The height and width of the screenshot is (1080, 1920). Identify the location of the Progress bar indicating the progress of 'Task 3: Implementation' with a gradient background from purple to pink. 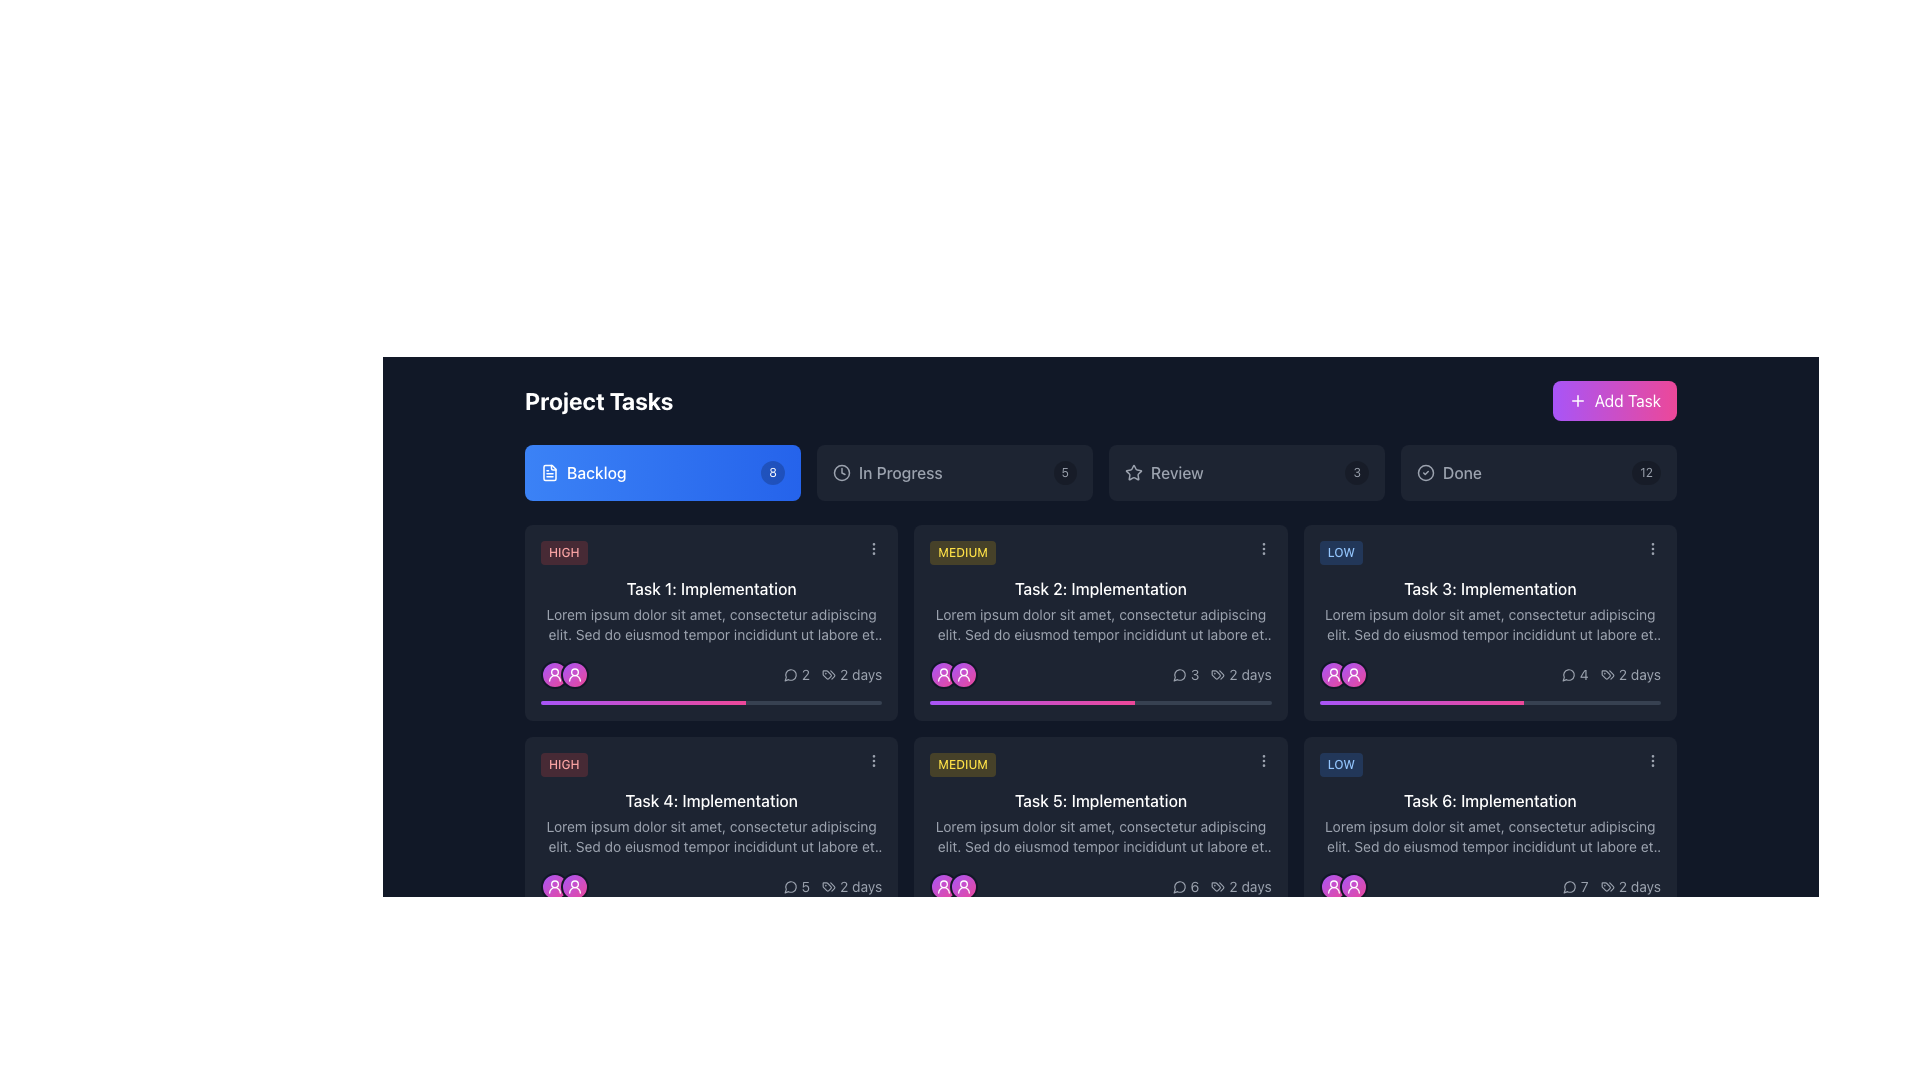
(1421, 701).